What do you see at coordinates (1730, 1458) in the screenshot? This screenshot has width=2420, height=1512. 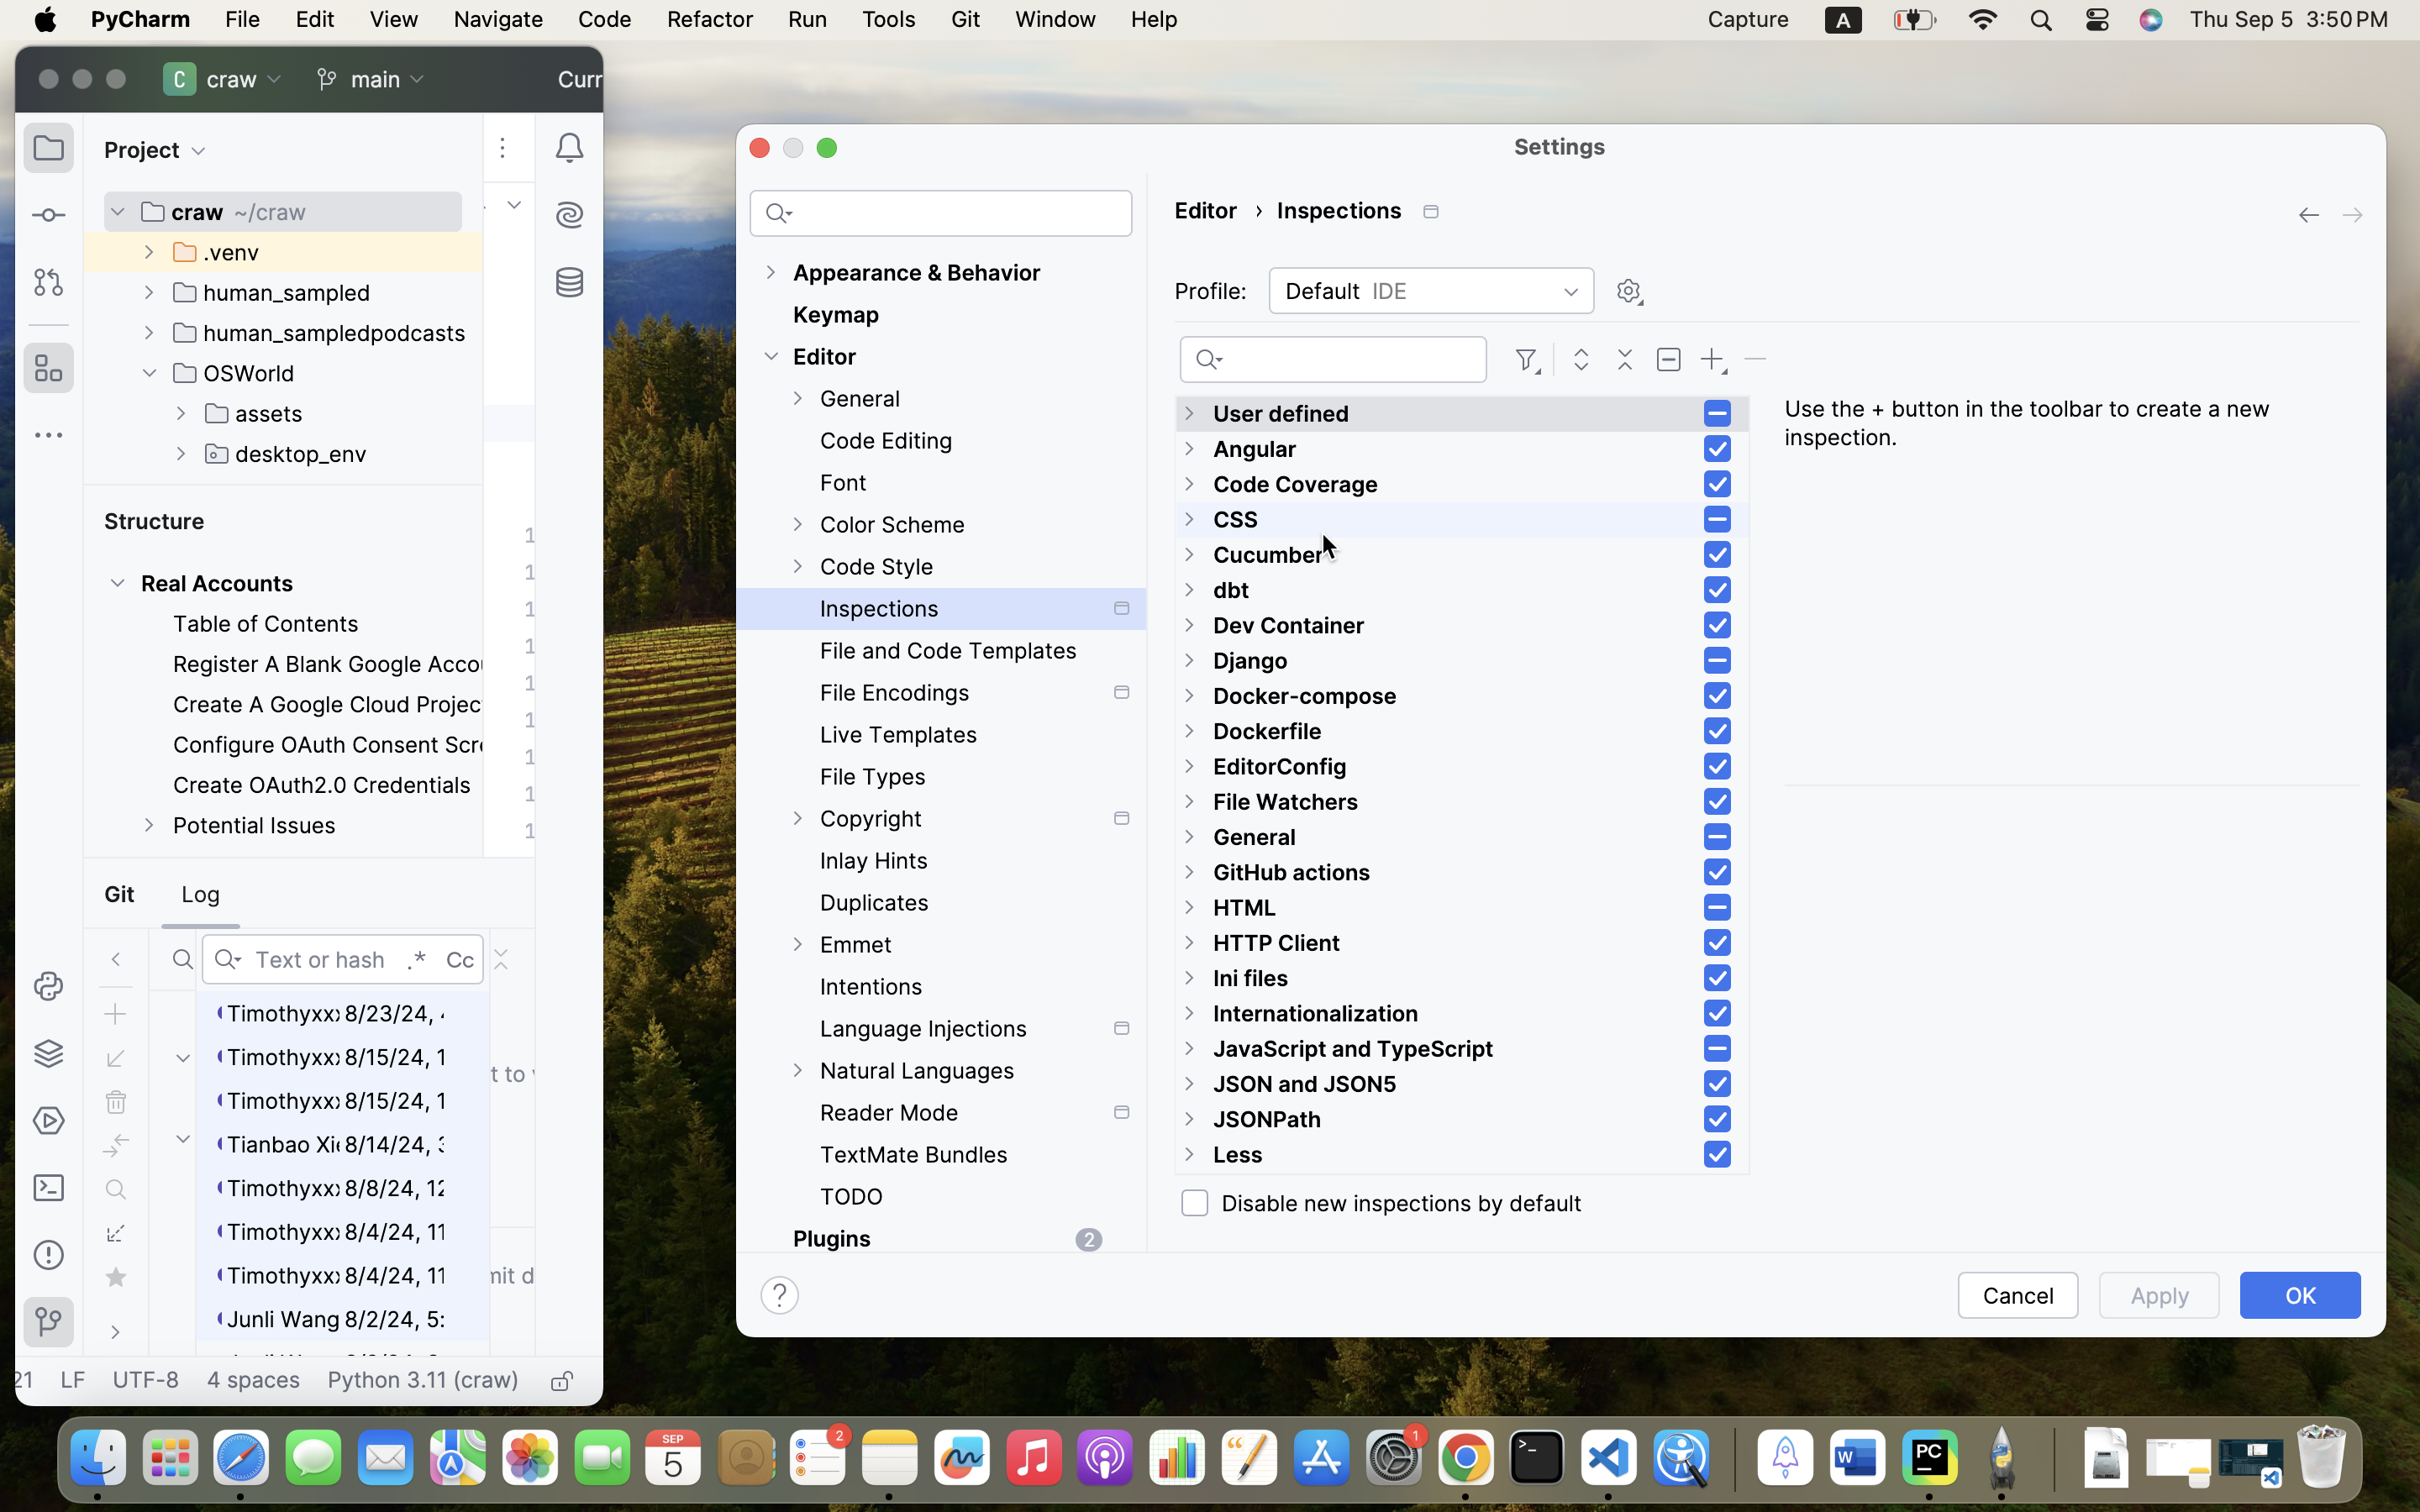 I see `'0.4285714328289032'` at bounding box center [1730, 1458].